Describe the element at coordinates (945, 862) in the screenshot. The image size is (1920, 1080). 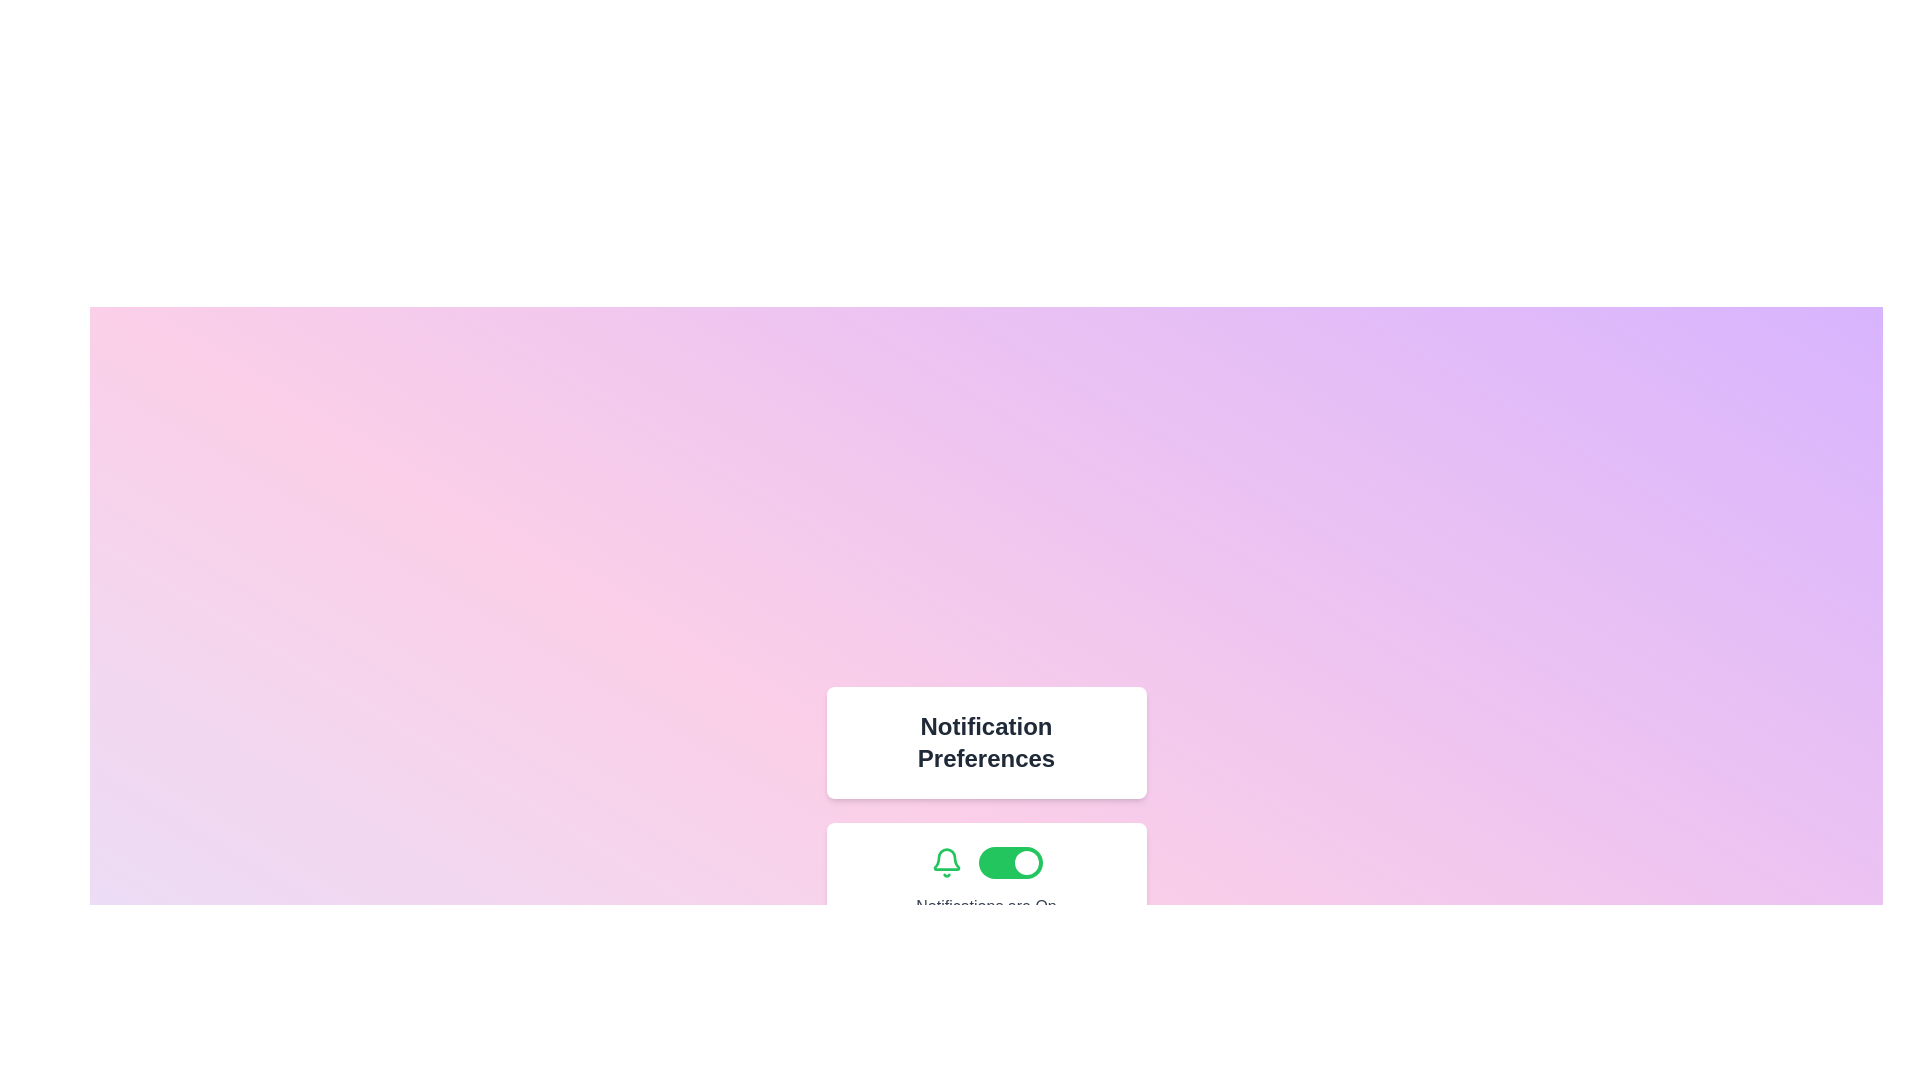
I see `the green bell icon, which is the leftmost item in a group of three items, resembling a notification symbol` at that location.